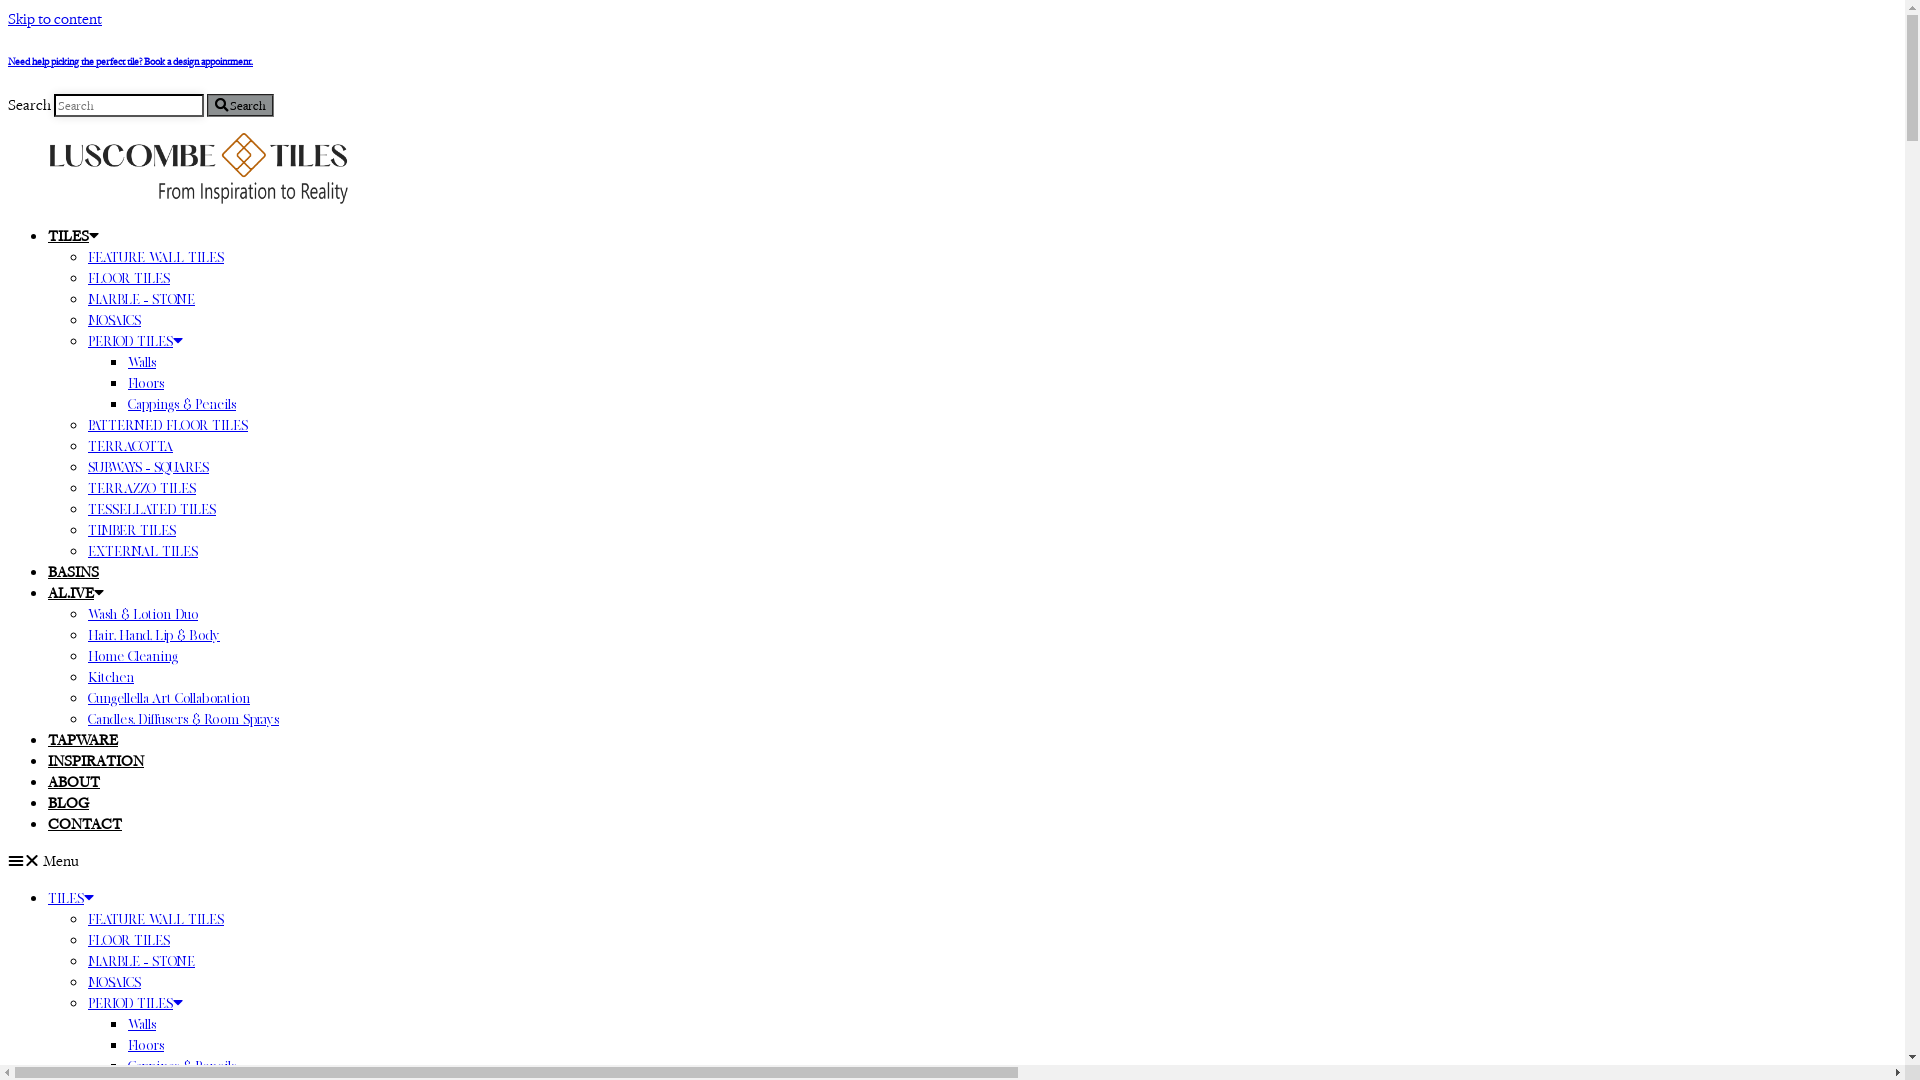 The height and width of the screenshot is (1080, 1920). I want to click on 'TIMBER TILES', so click(86, 528).